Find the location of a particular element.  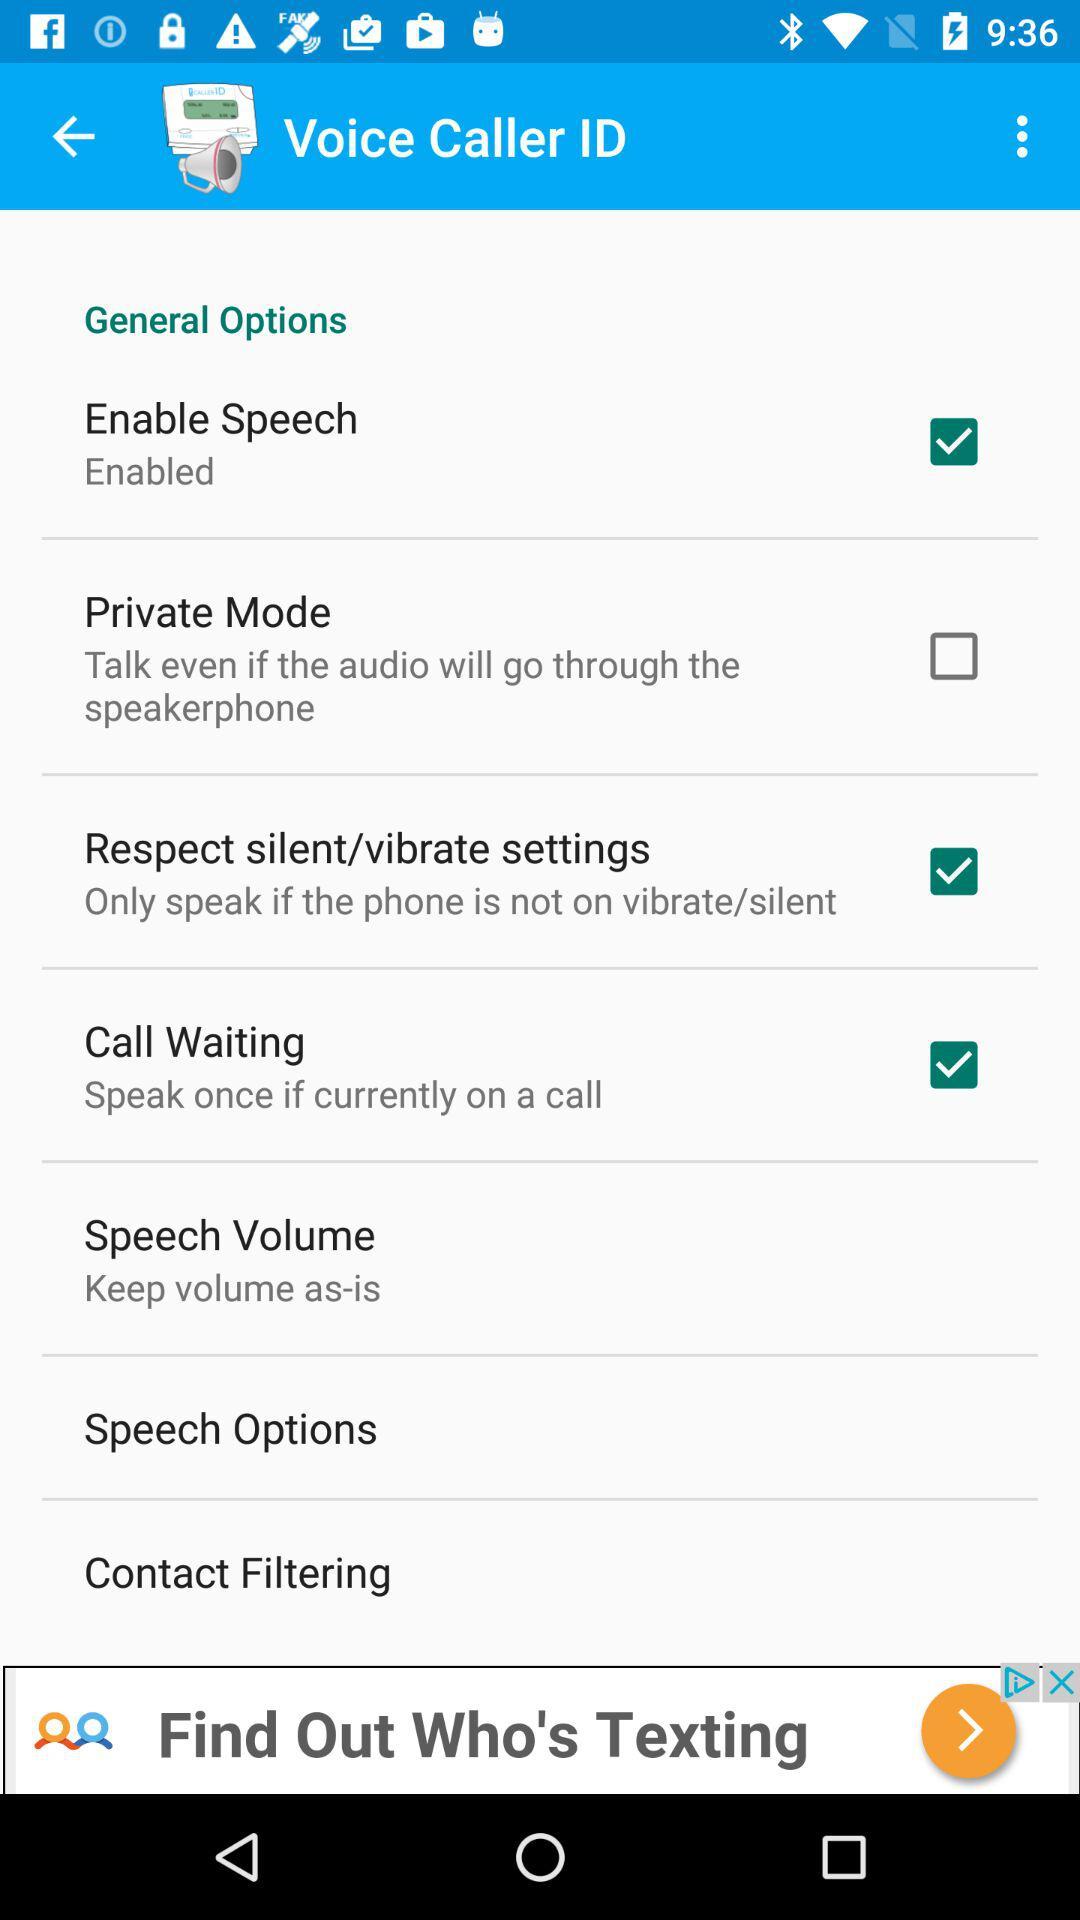

trucaller id is located at coordinates (540, 1727).